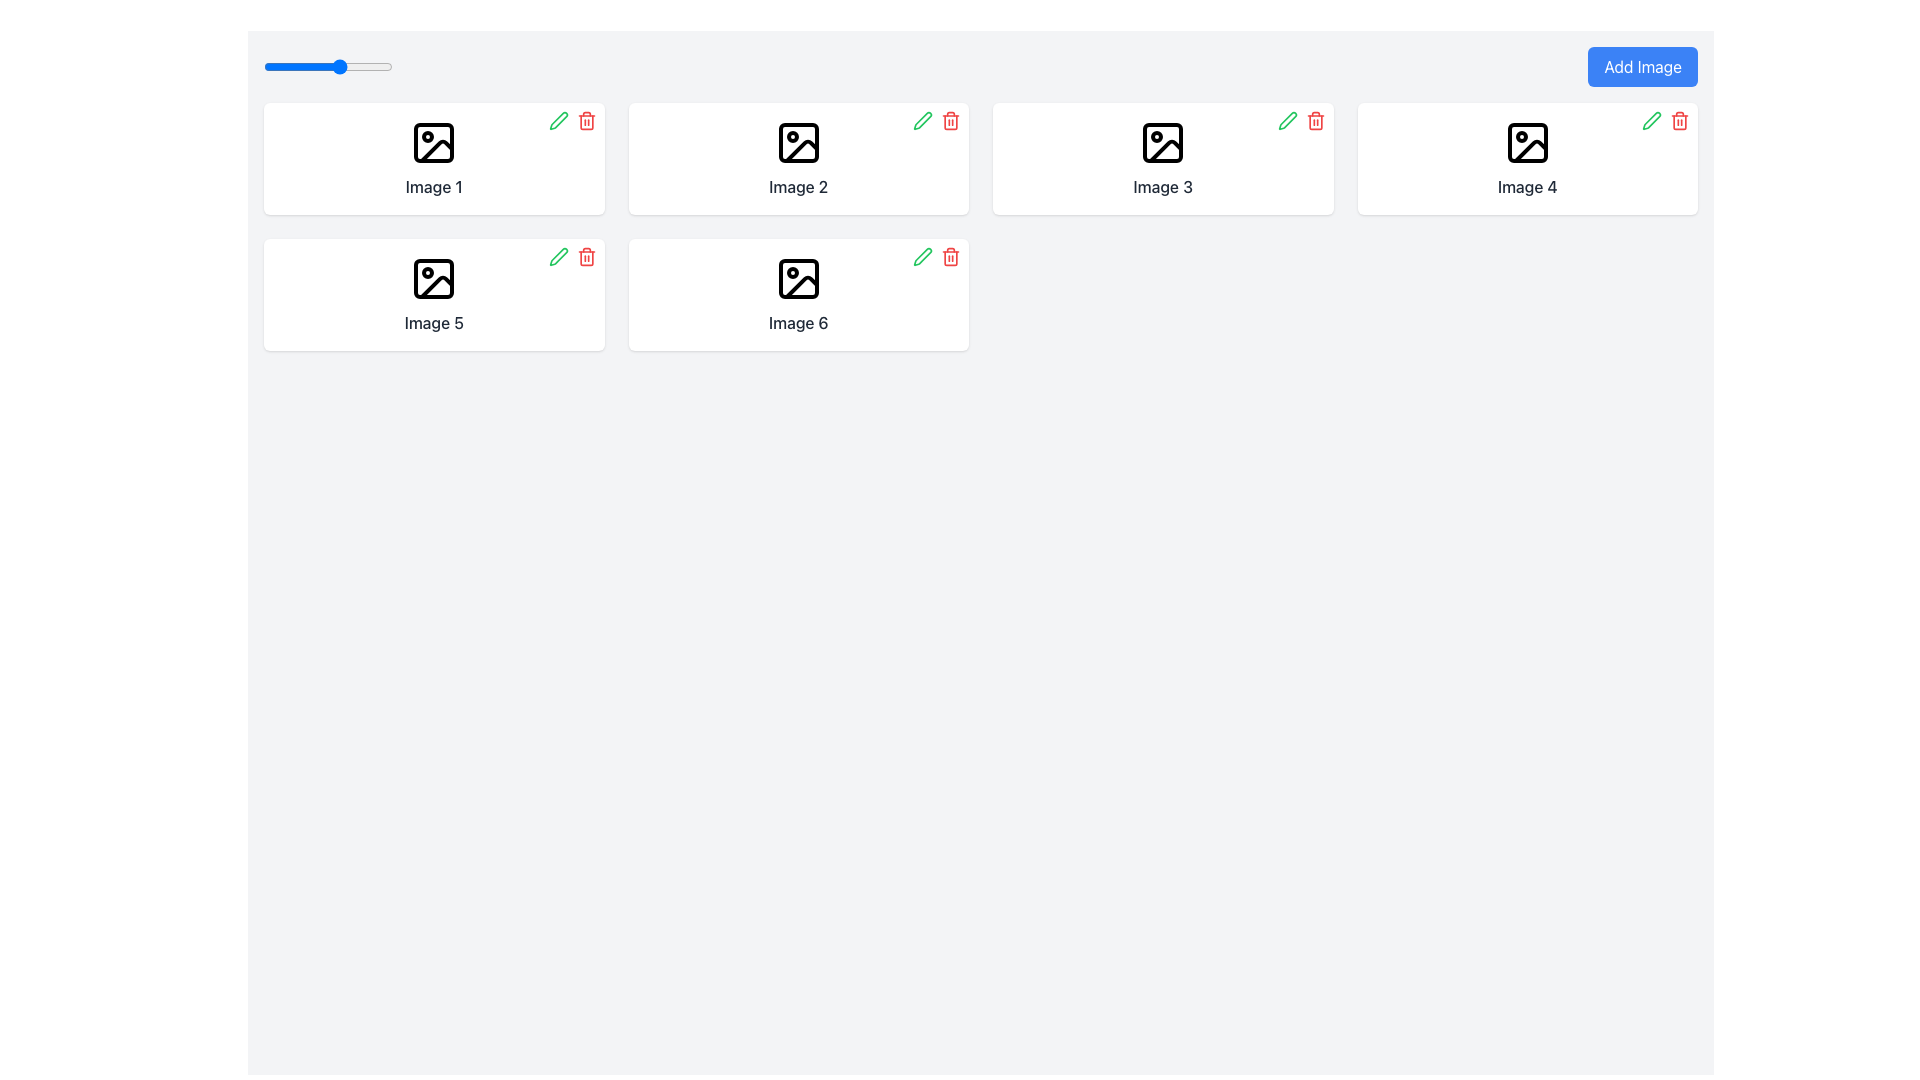  Describe the element at coordinates (797, 141) in the screenshot. I see `the rounded rectangle graphical shape with a black outline located centrally within the image icon` at that location.